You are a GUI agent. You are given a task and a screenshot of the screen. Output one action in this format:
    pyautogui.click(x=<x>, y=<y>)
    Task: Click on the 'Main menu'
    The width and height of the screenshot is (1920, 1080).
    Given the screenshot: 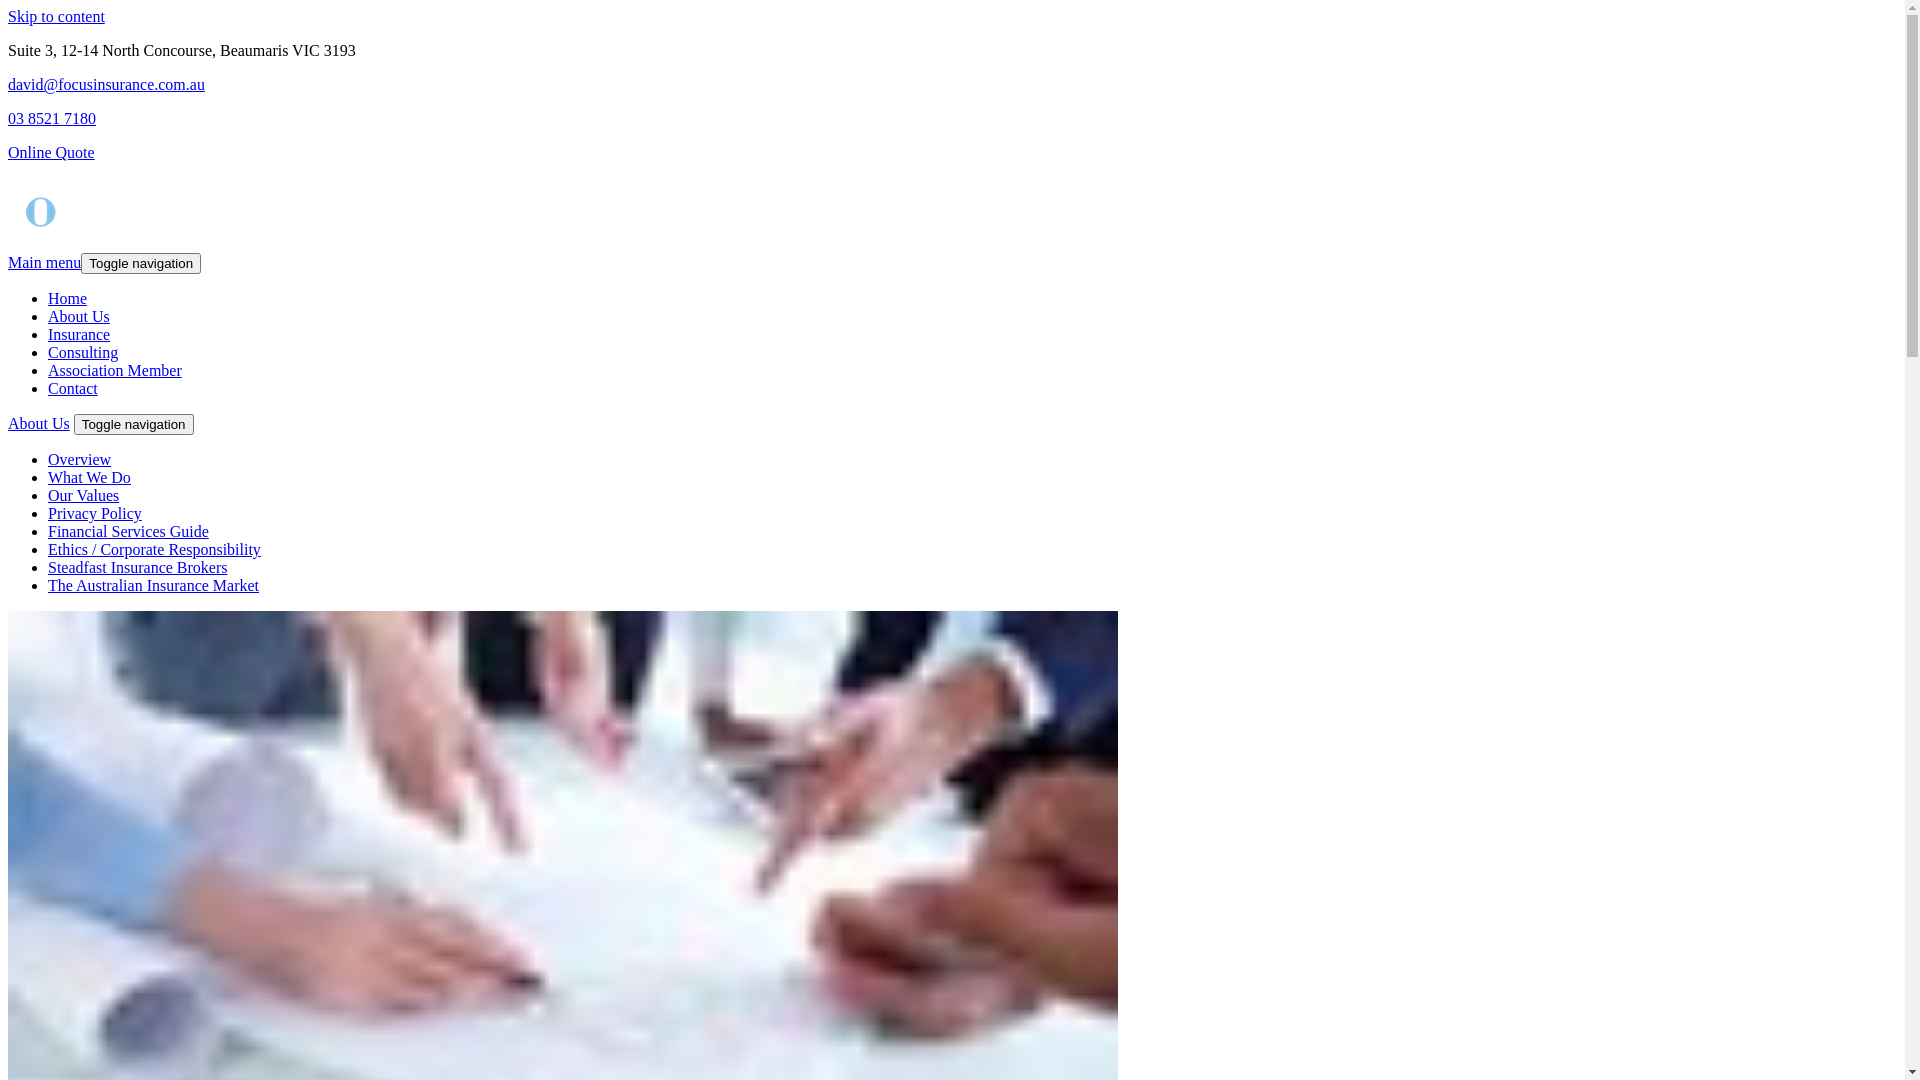 What is the action you would take?
    pyautogui.click(x=44, y=261)
    